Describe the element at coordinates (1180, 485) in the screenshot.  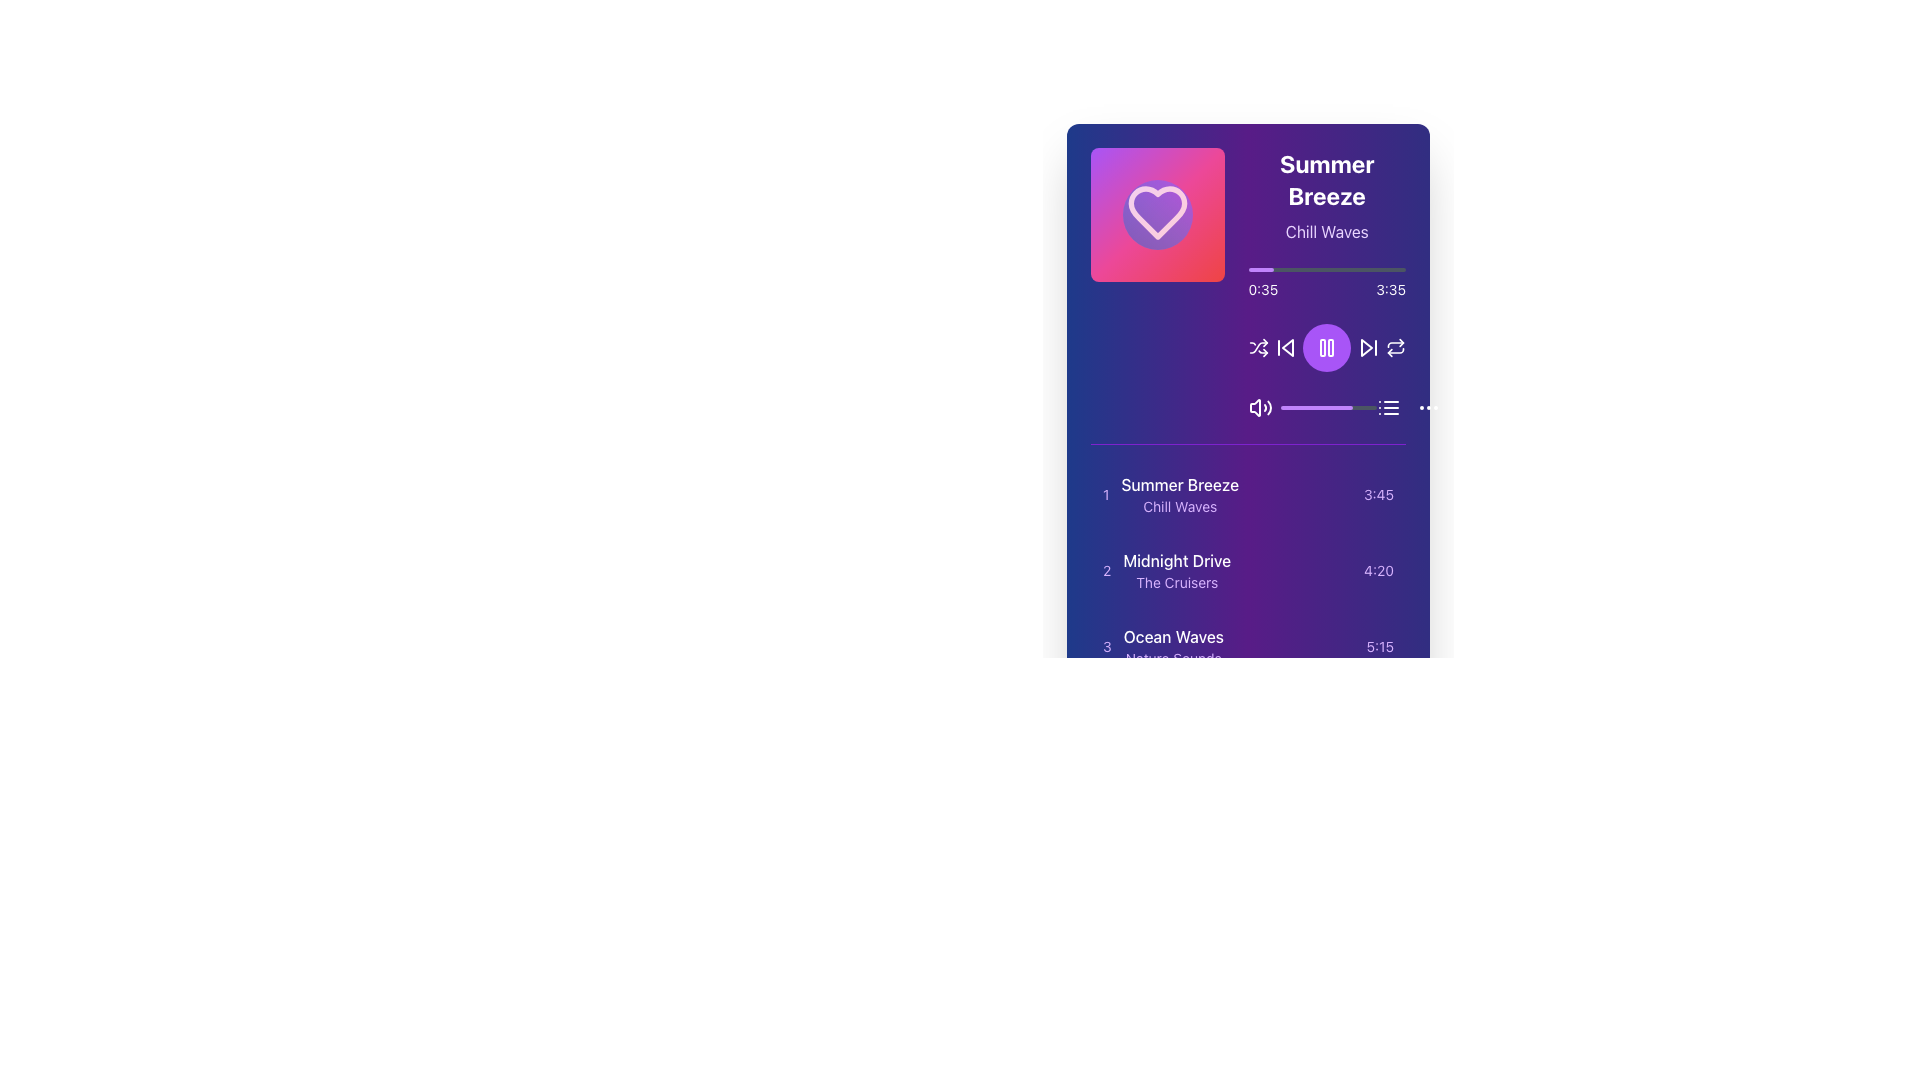
I see `text label that displays the title of a track or item in the list, located above the 'Chill Waves' text in the top-middle portion of the card layout` at that location.